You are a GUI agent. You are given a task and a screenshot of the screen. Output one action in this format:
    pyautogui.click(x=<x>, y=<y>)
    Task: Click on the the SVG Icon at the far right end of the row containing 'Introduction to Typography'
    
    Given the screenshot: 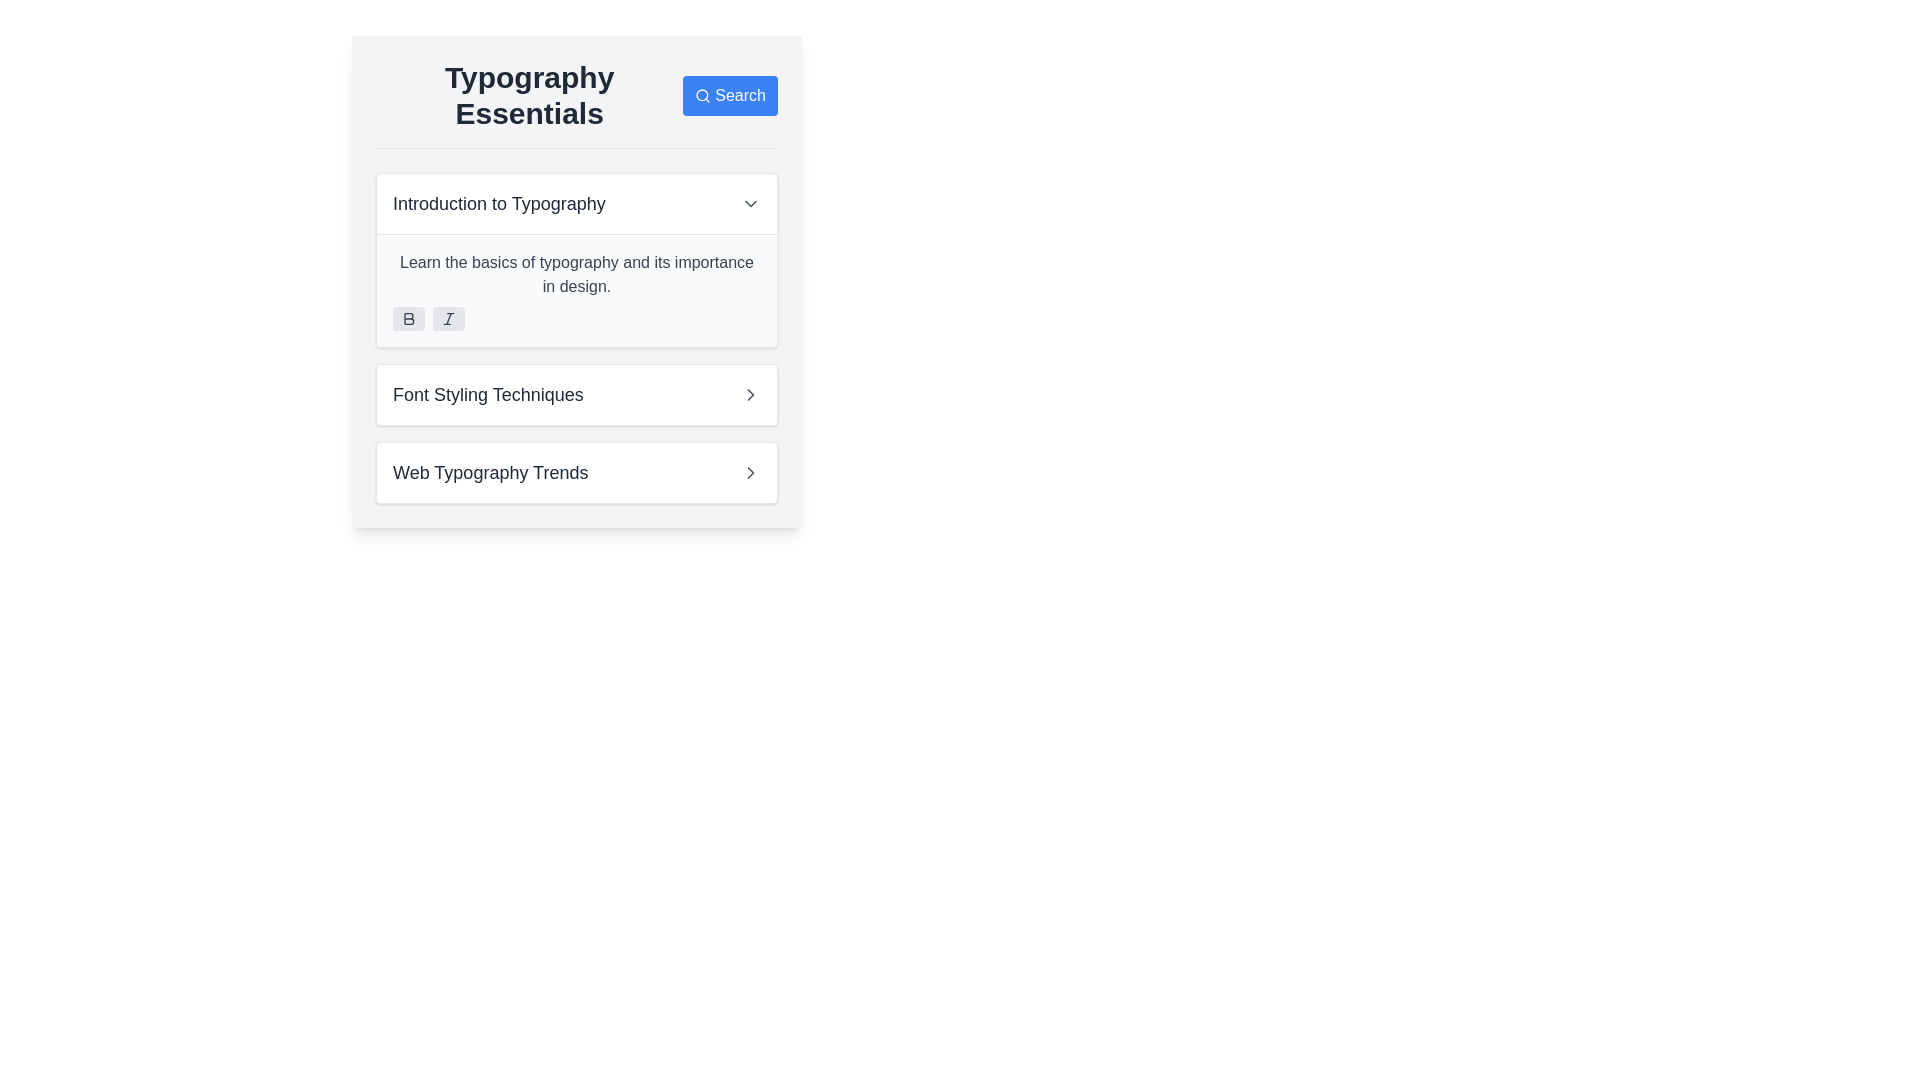 What is the action you would take?
    pyautogui.click(x=749, y=204)
    